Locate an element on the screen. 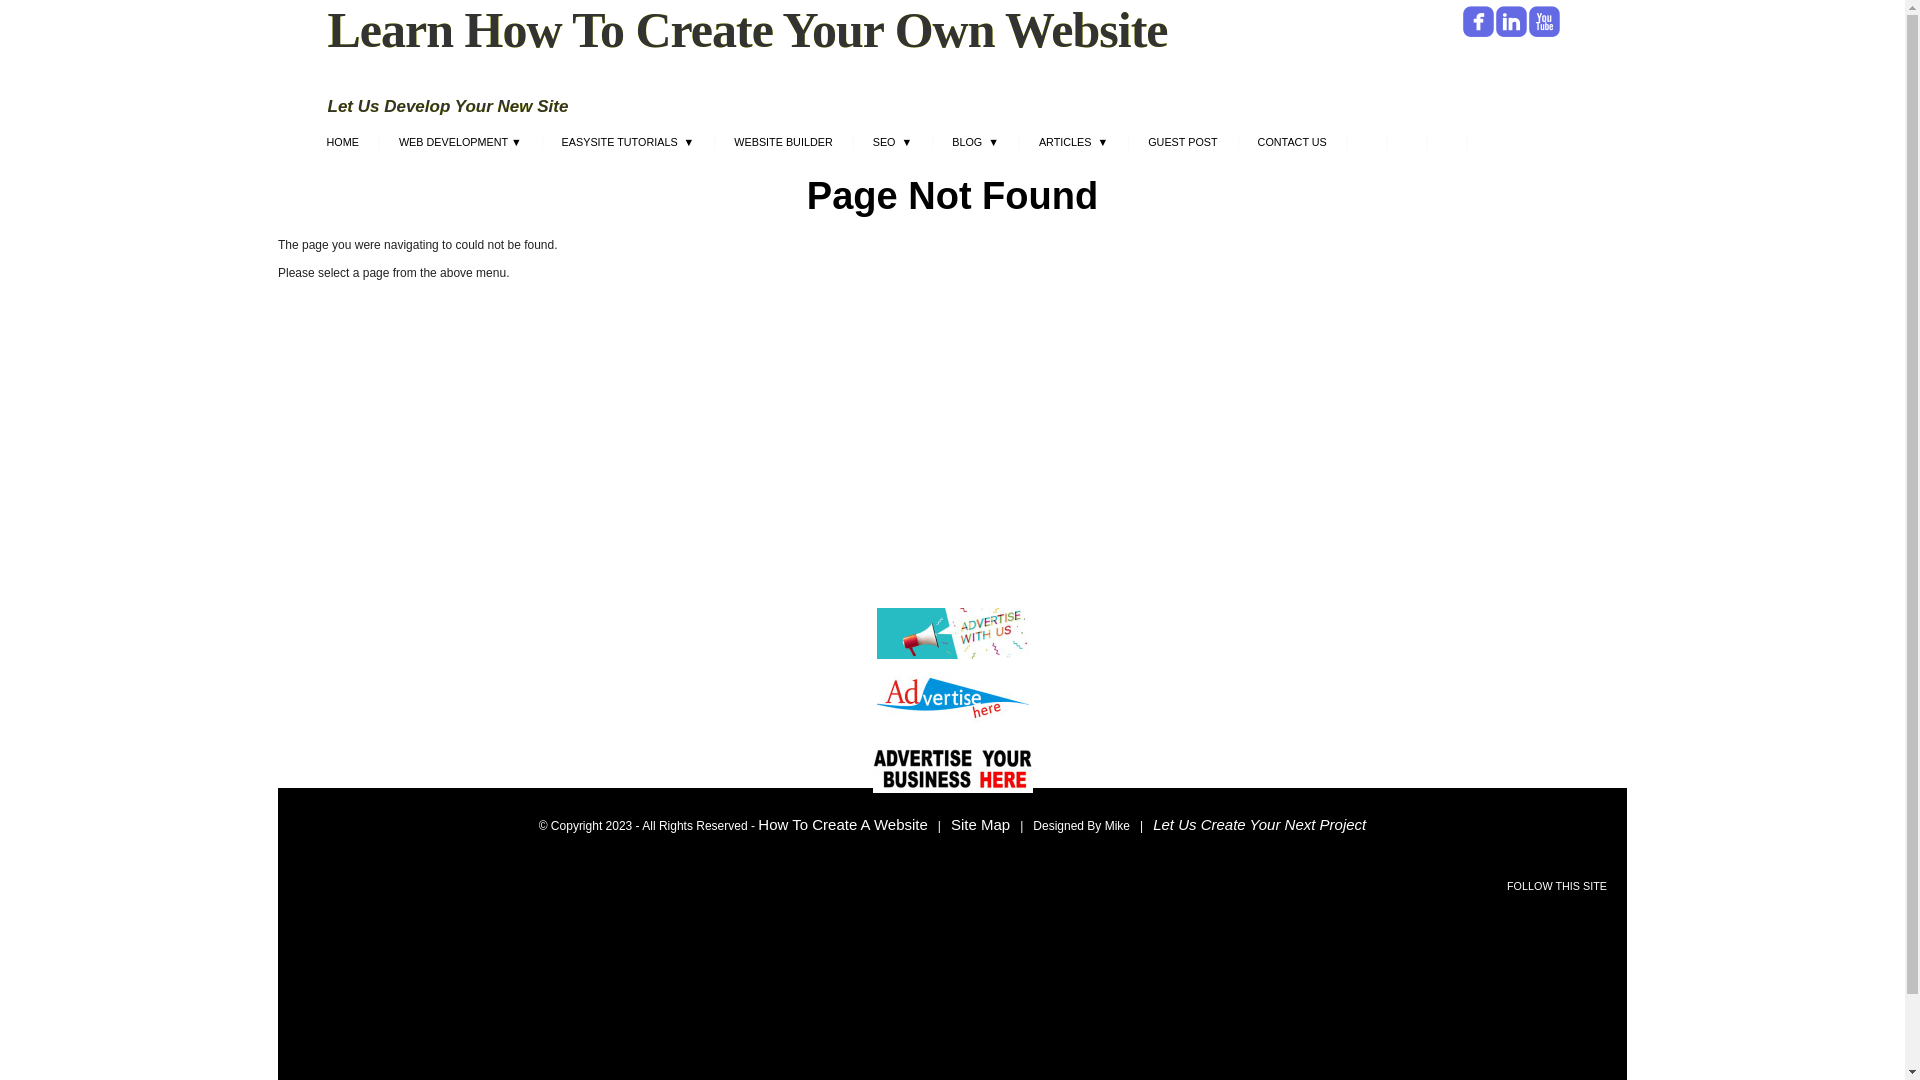  'Facebook' is located at coordinates (1477, 22).